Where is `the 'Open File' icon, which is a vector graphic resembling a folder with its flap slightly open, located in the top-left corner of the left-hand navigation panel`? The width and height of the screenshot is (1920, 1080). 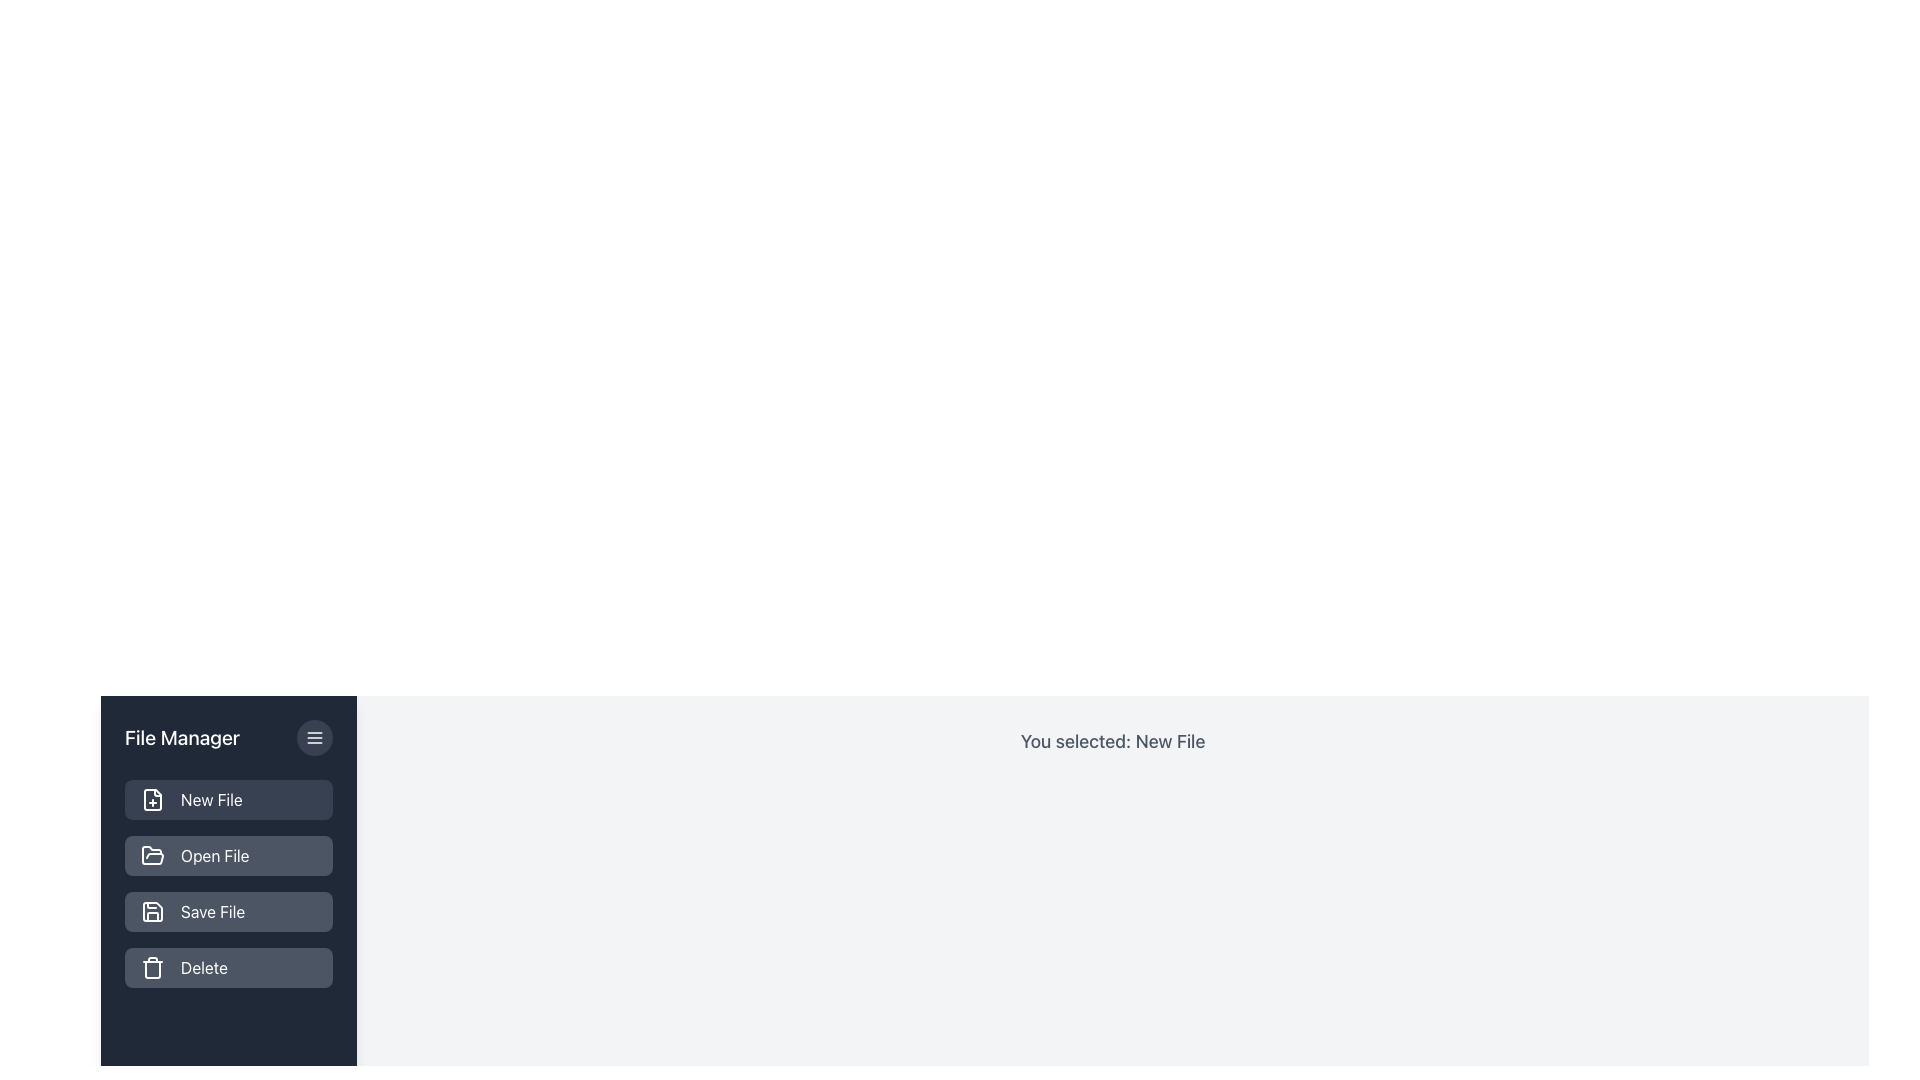
the 'Open File' icon, which is a vector graphic resembling a folder with its flap slightly open, located in the top-left corner of the left-hand navigation panel is located at coordinates (152, 855).